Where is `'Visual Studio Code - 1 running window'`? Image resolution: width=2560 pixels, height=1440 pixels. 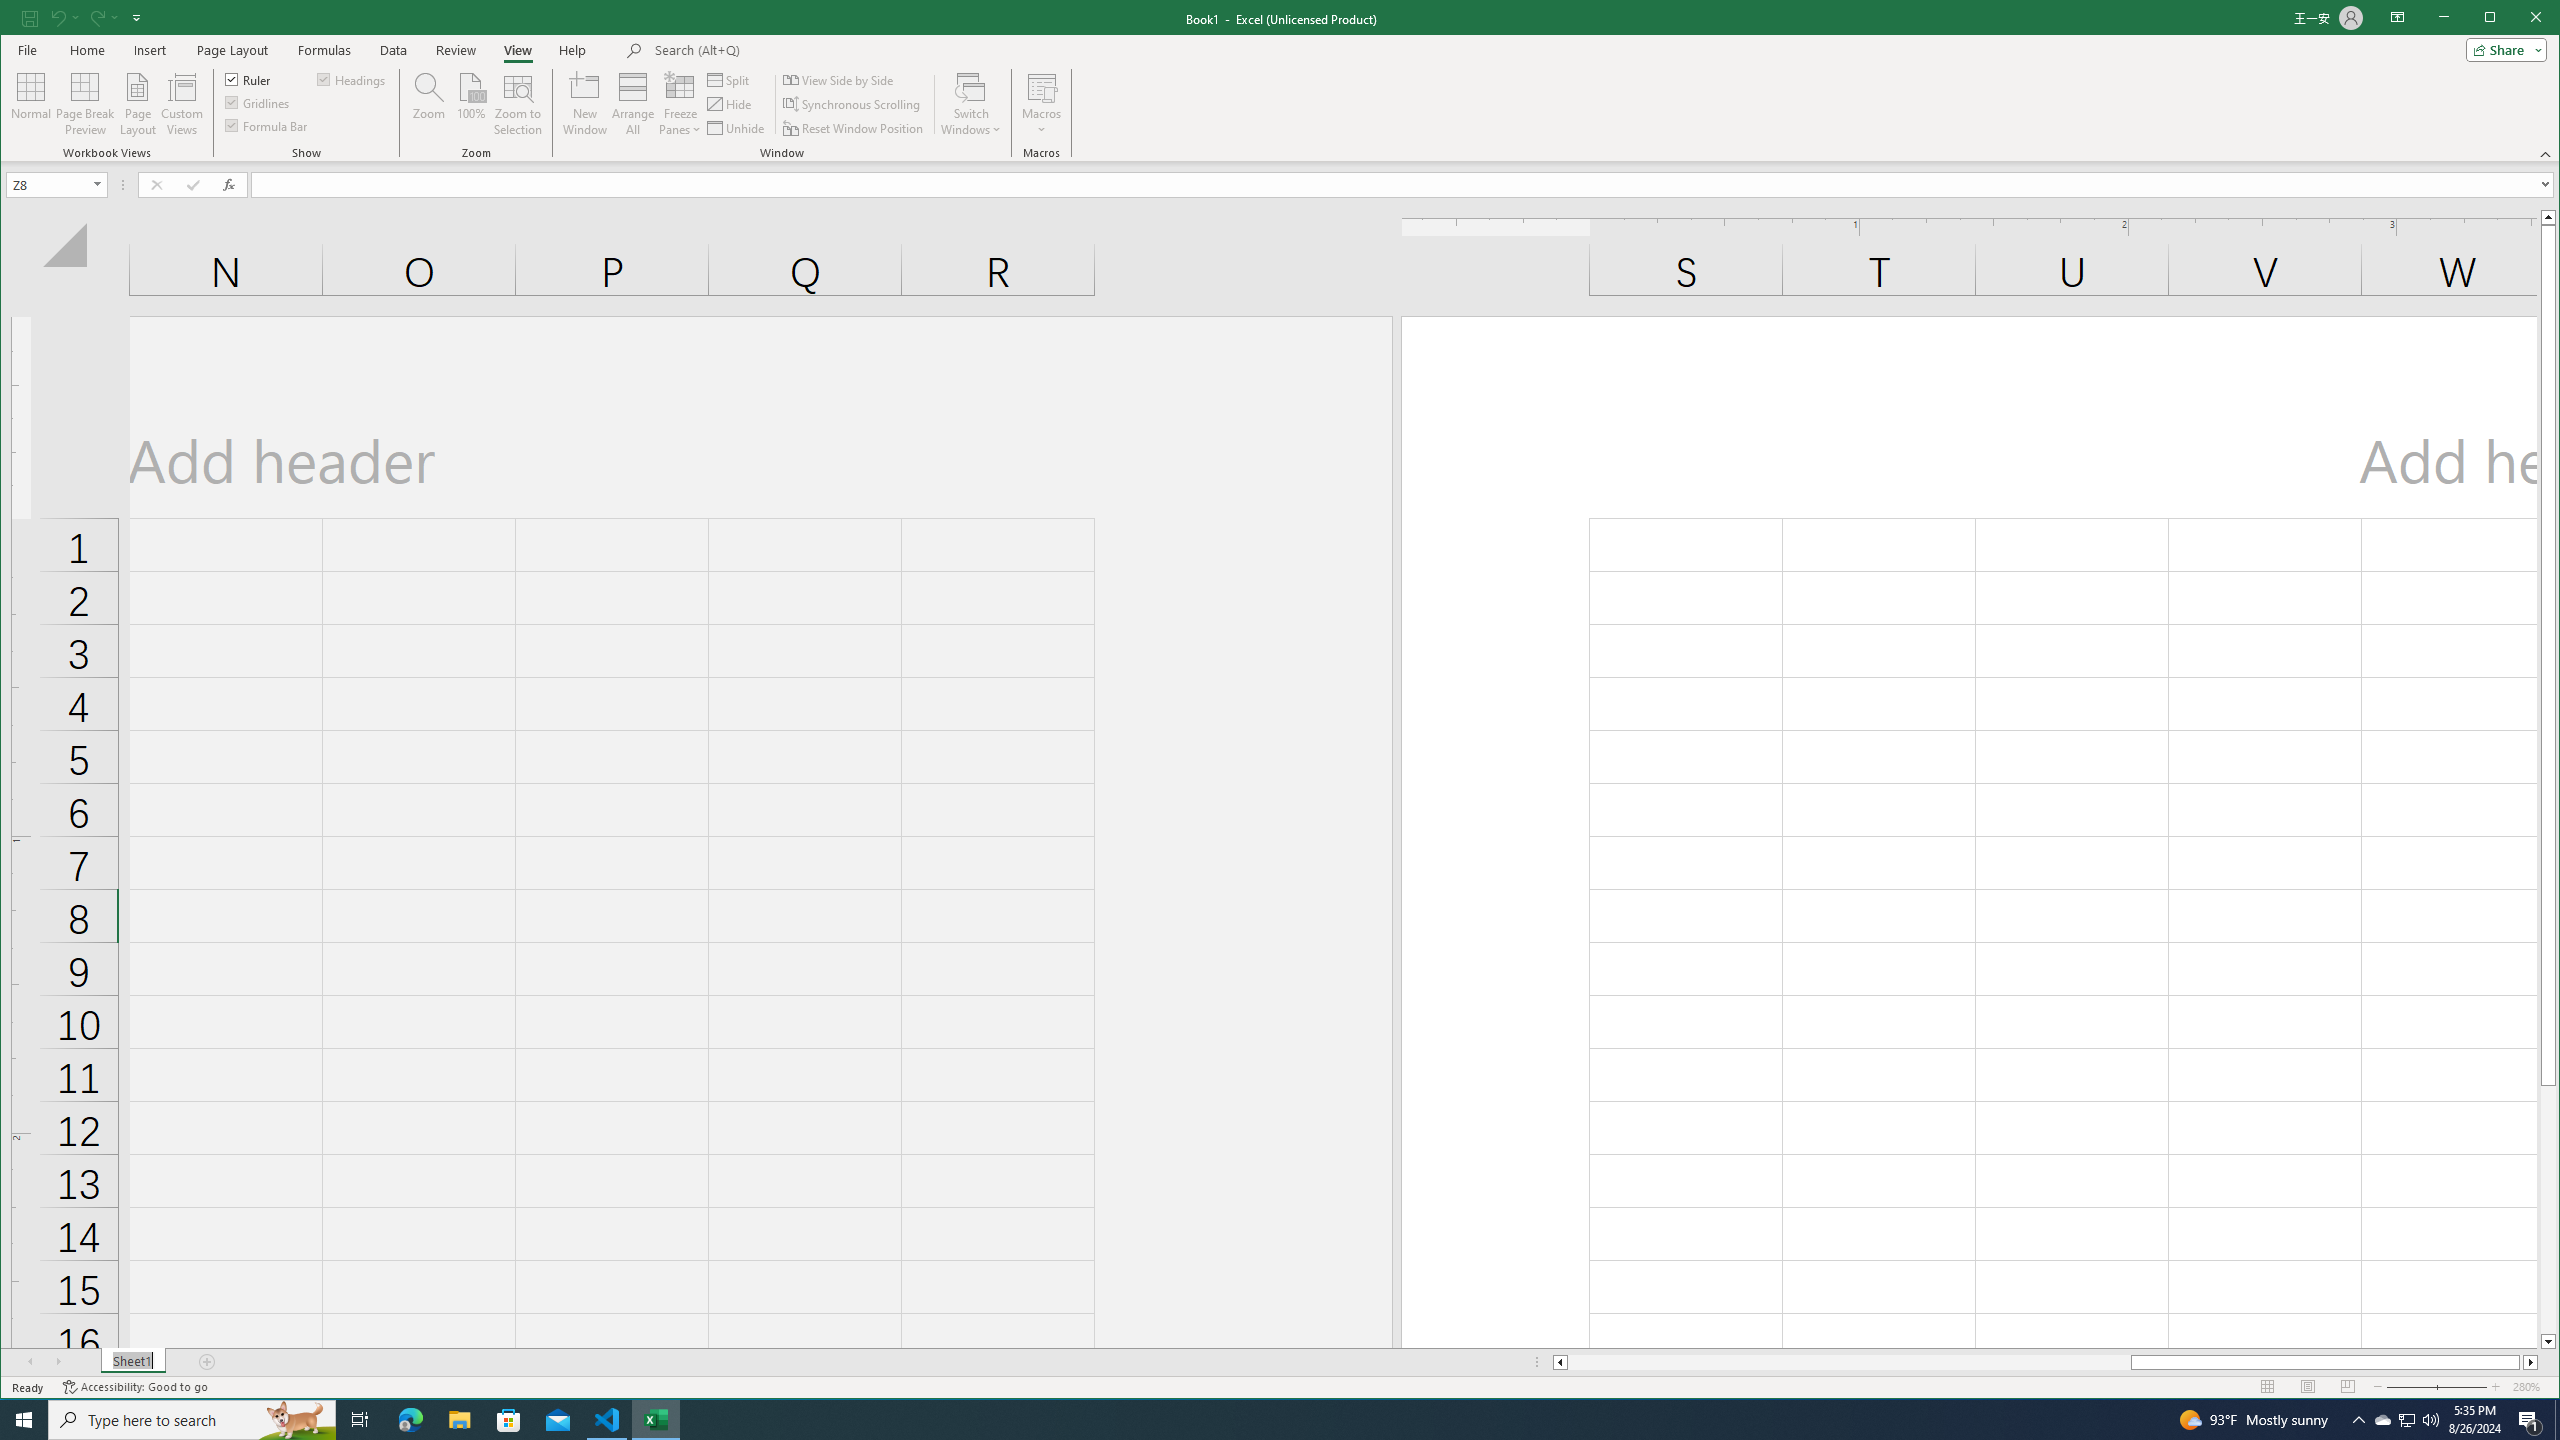
'Visual Studio Code - 1 running window' is located at coordinates (607, 1418).